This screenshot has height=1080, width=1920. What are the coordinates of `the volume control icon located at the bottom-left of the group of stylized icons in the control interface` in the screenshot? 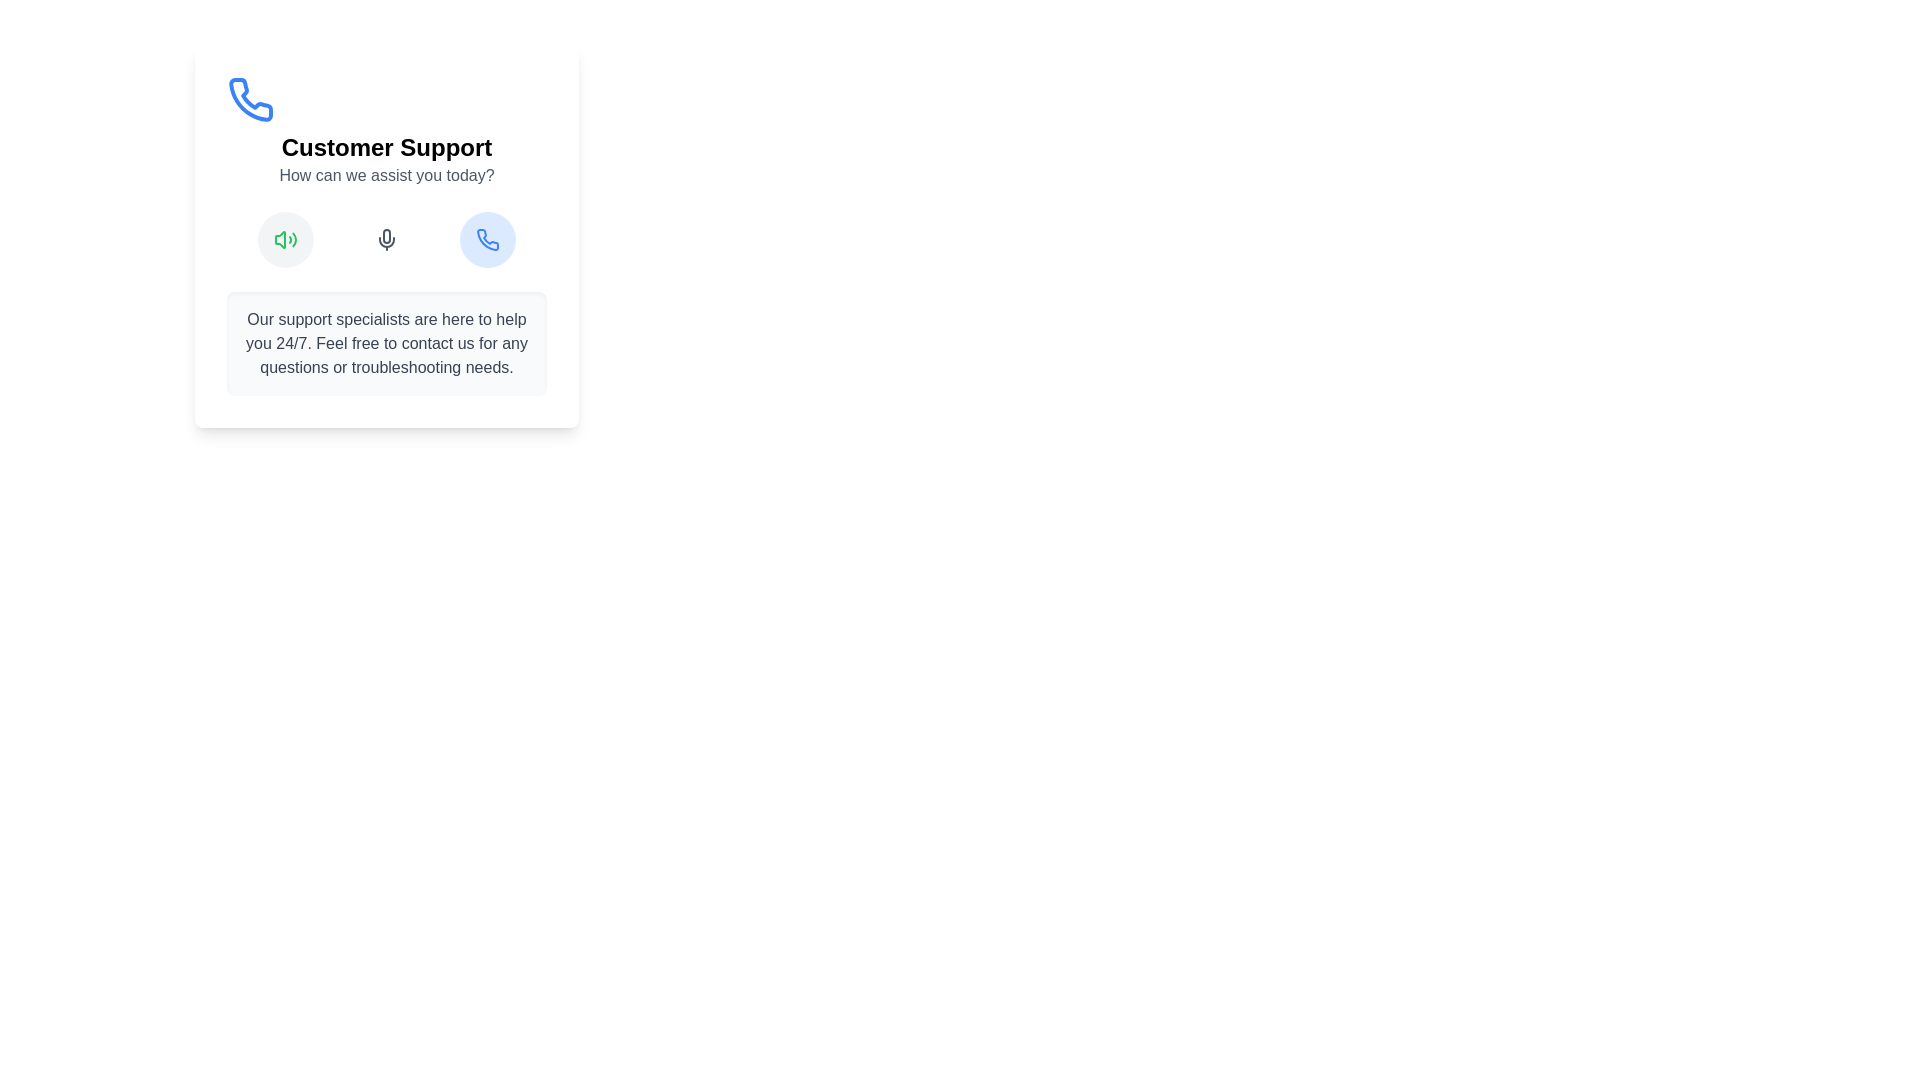 It's located at (279, 238).